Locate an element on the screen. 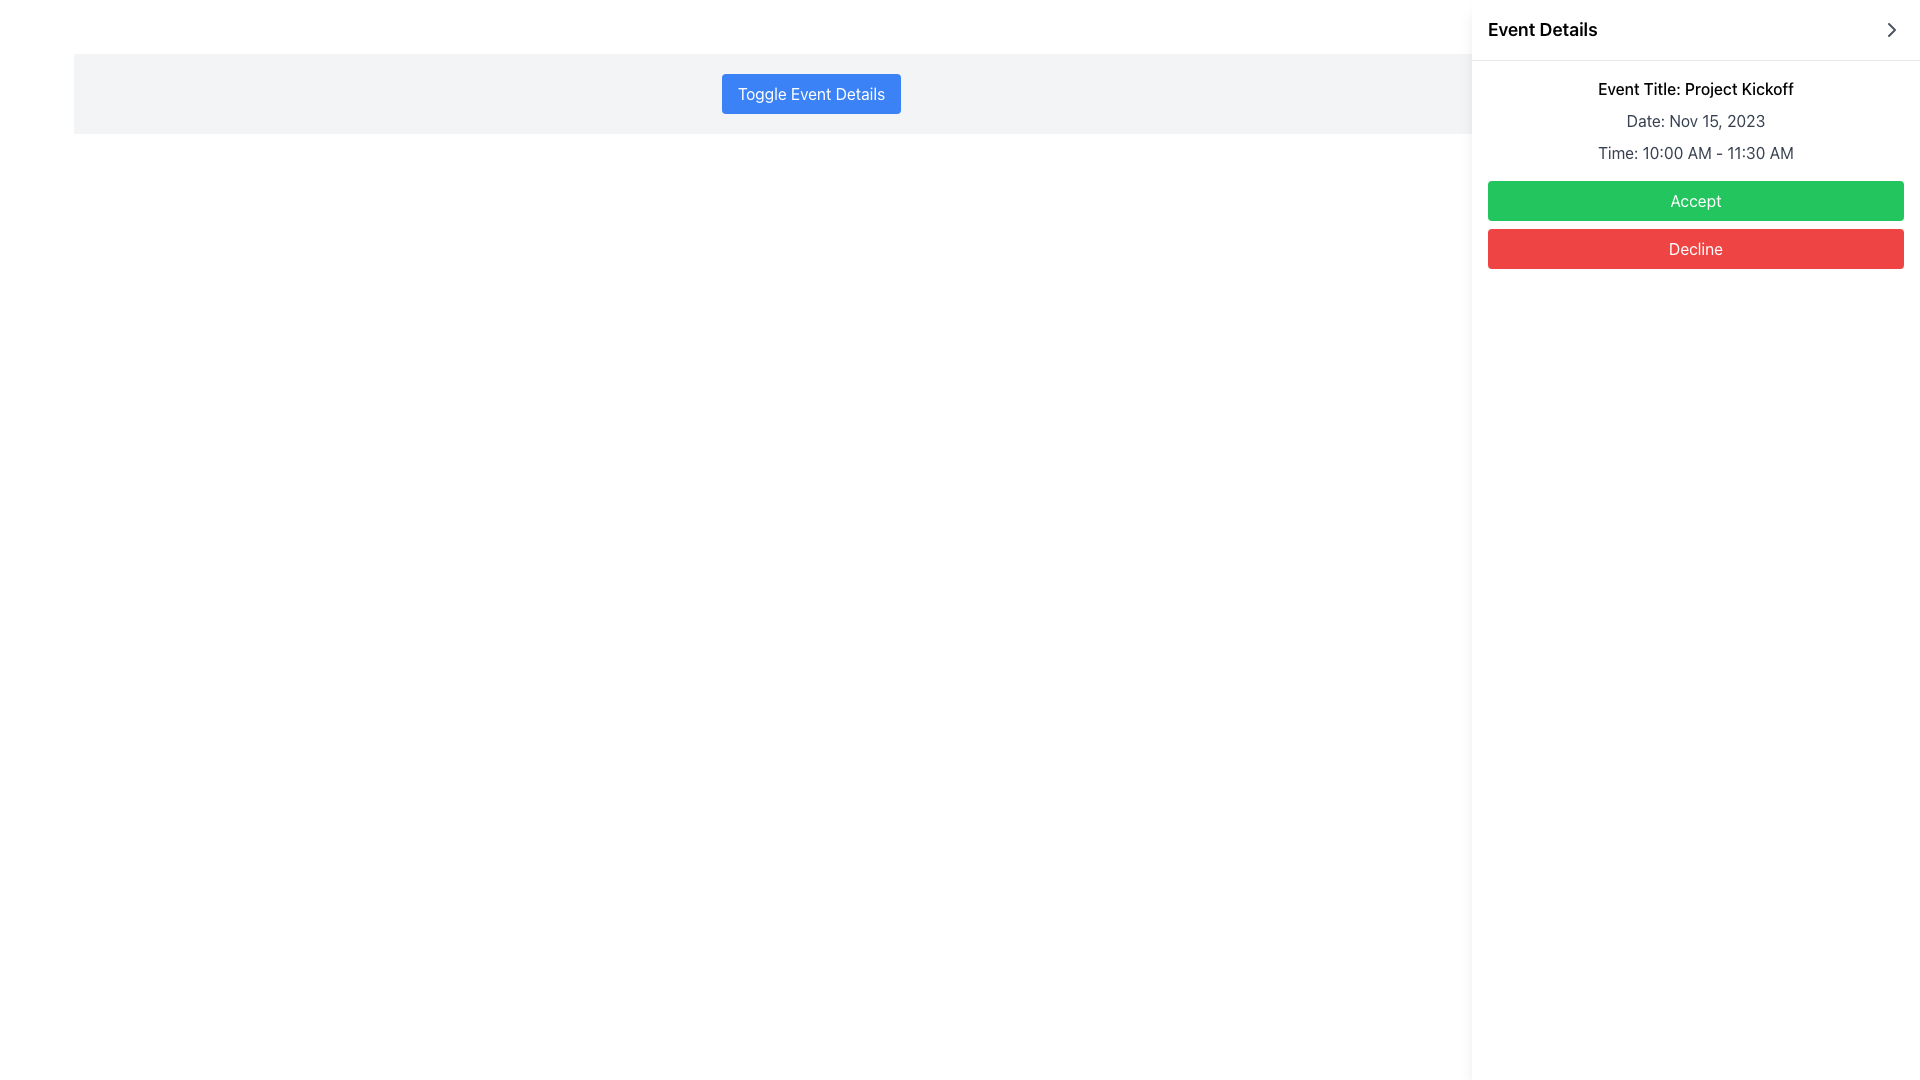 This screenshot has height=1080, width=1920. the chevron icon in the top-right corner of the interface, adjacent to the 'Event Details' label is located at coordinates (1890, 30).